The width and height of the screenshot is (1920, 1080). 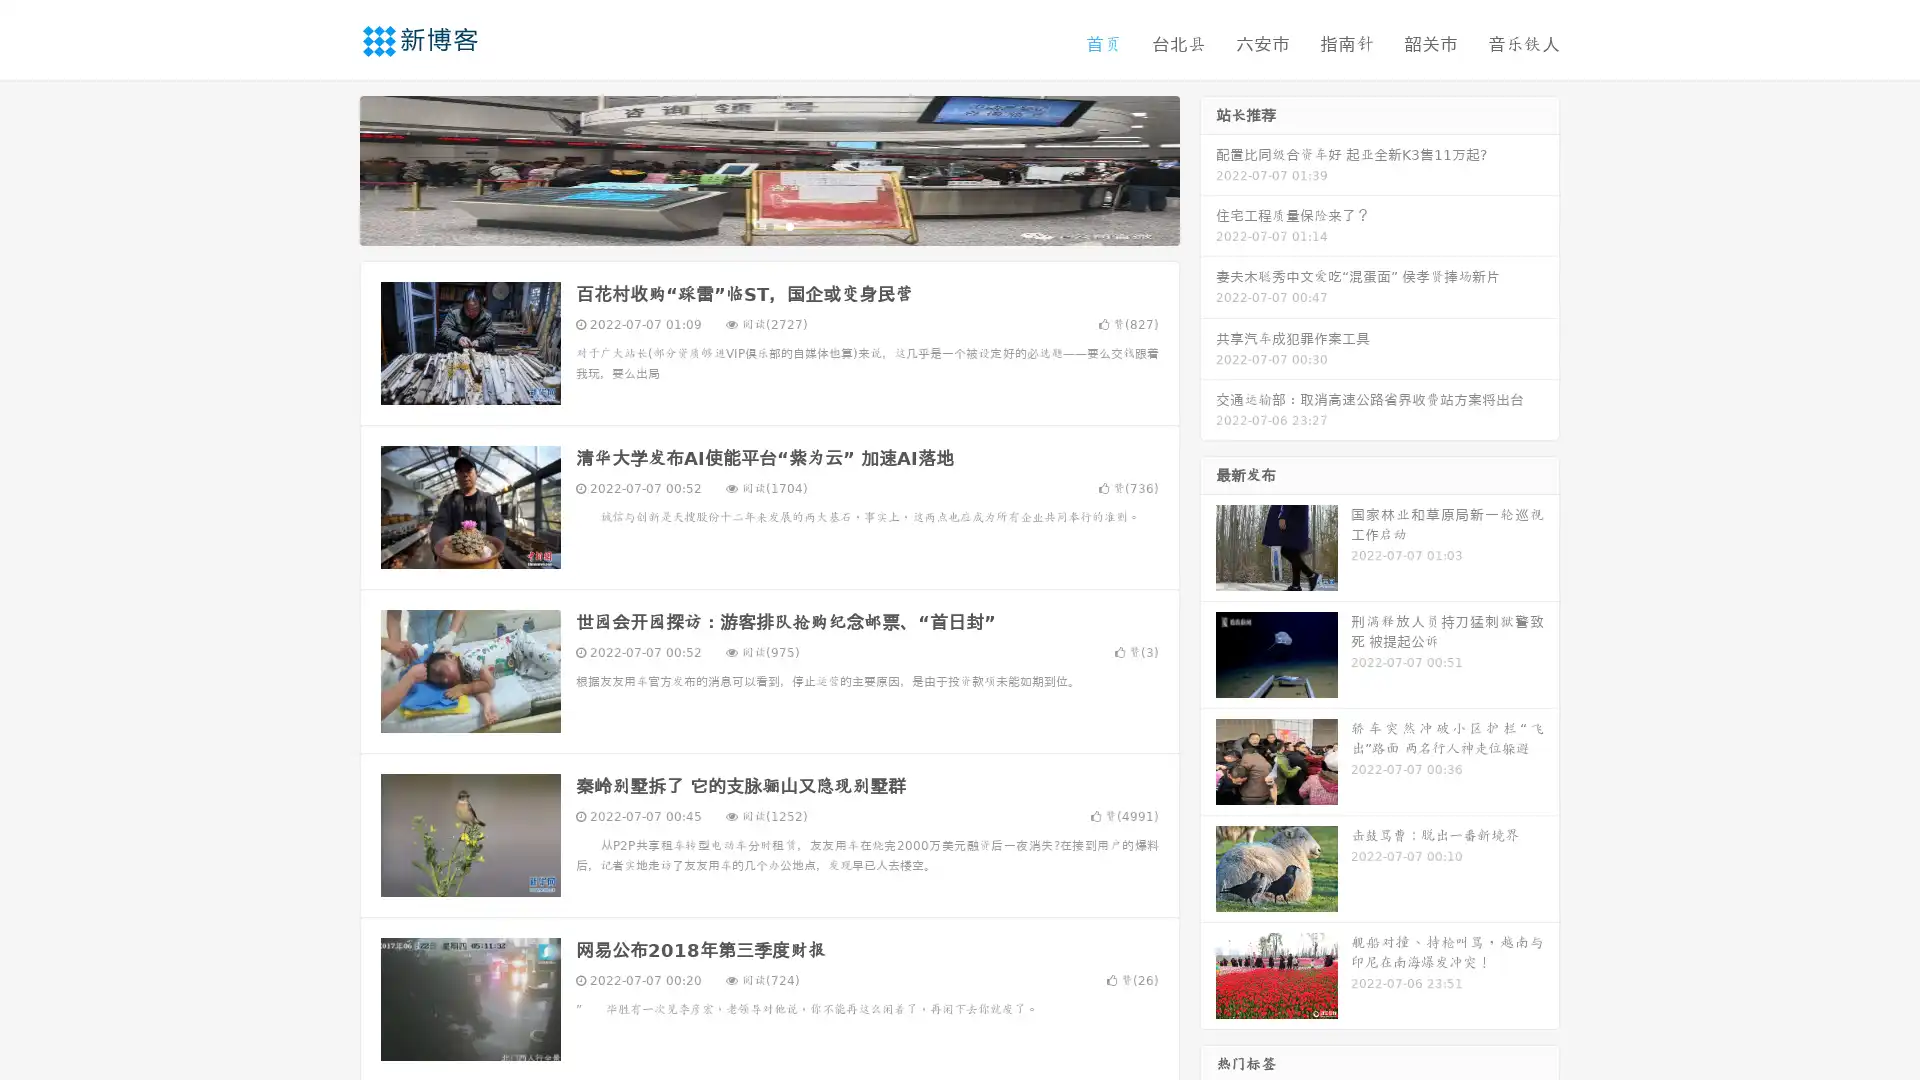 What do you see at coordinates (1208, 168) in the screenshot?
I see `Next slide` at bounding box center [1208, 168].